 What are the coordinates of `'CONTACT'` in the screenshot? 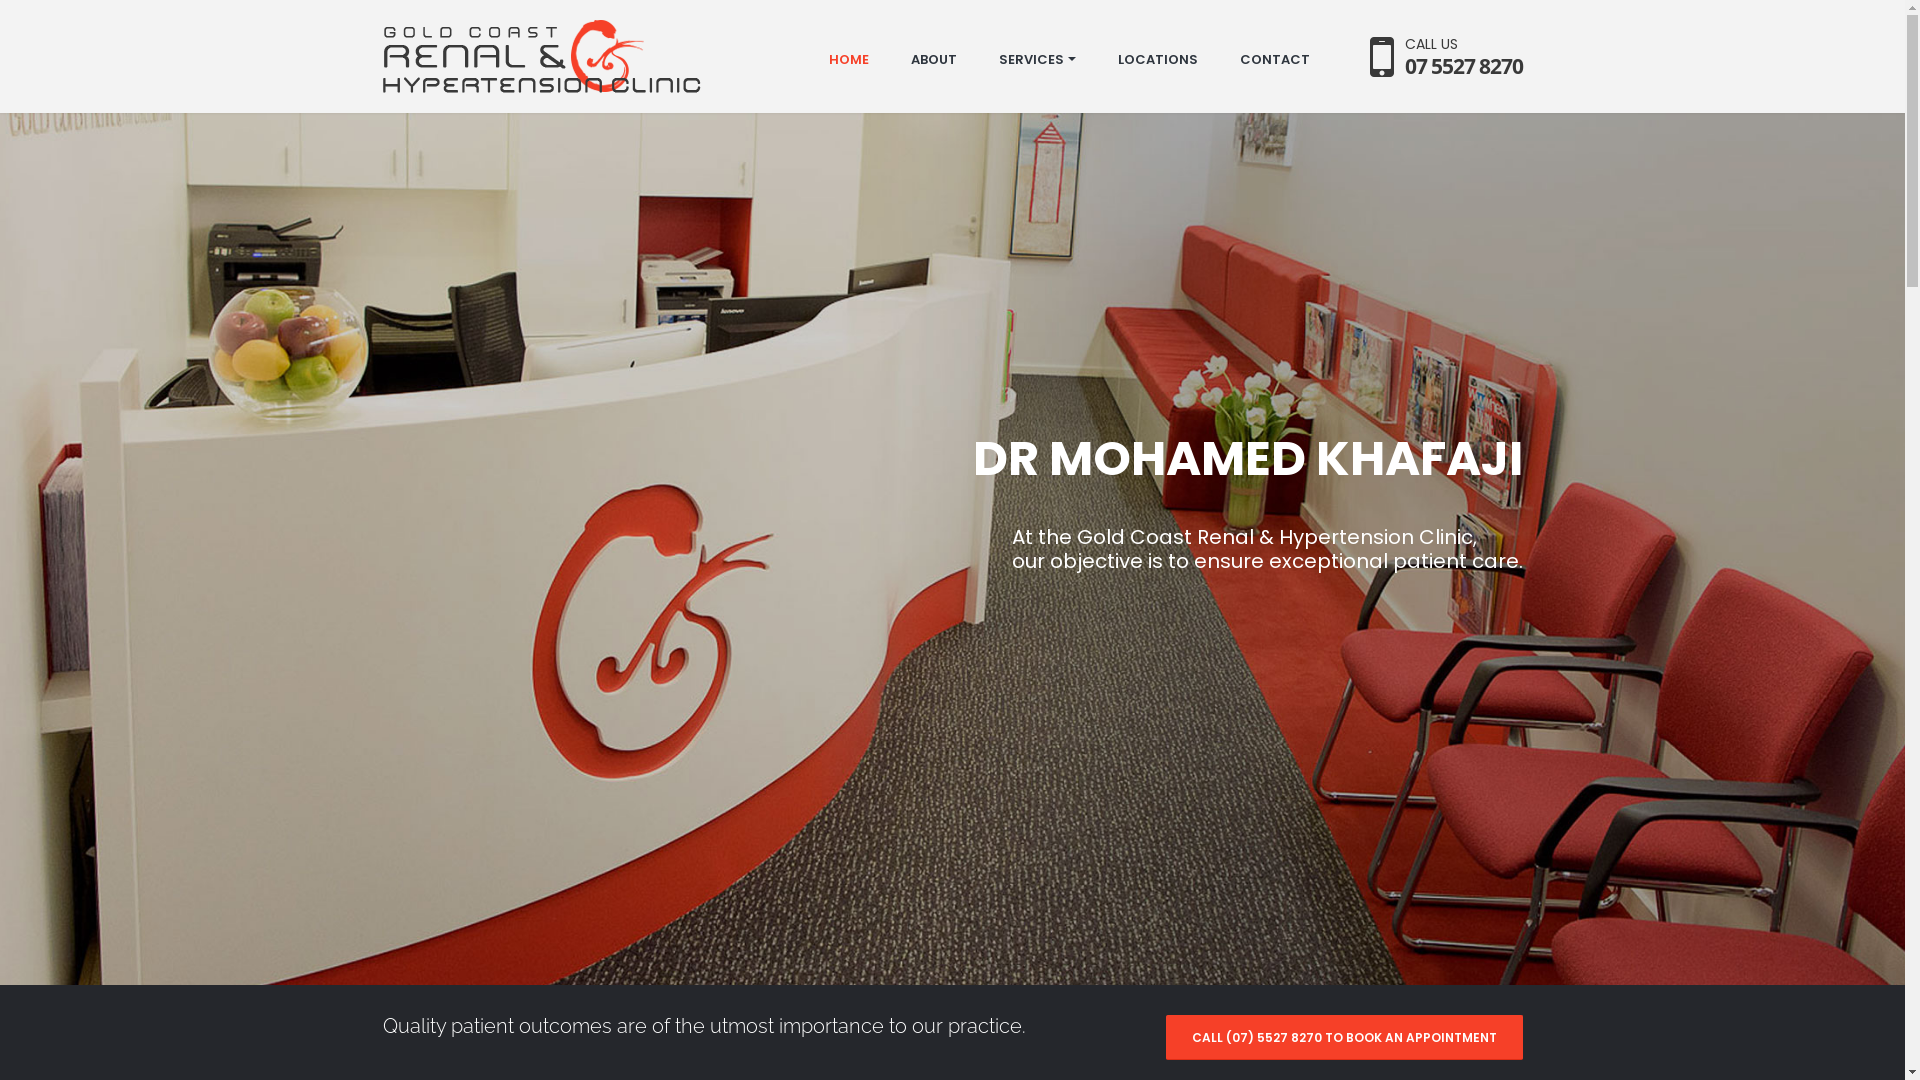 It's located at (1274, 59).